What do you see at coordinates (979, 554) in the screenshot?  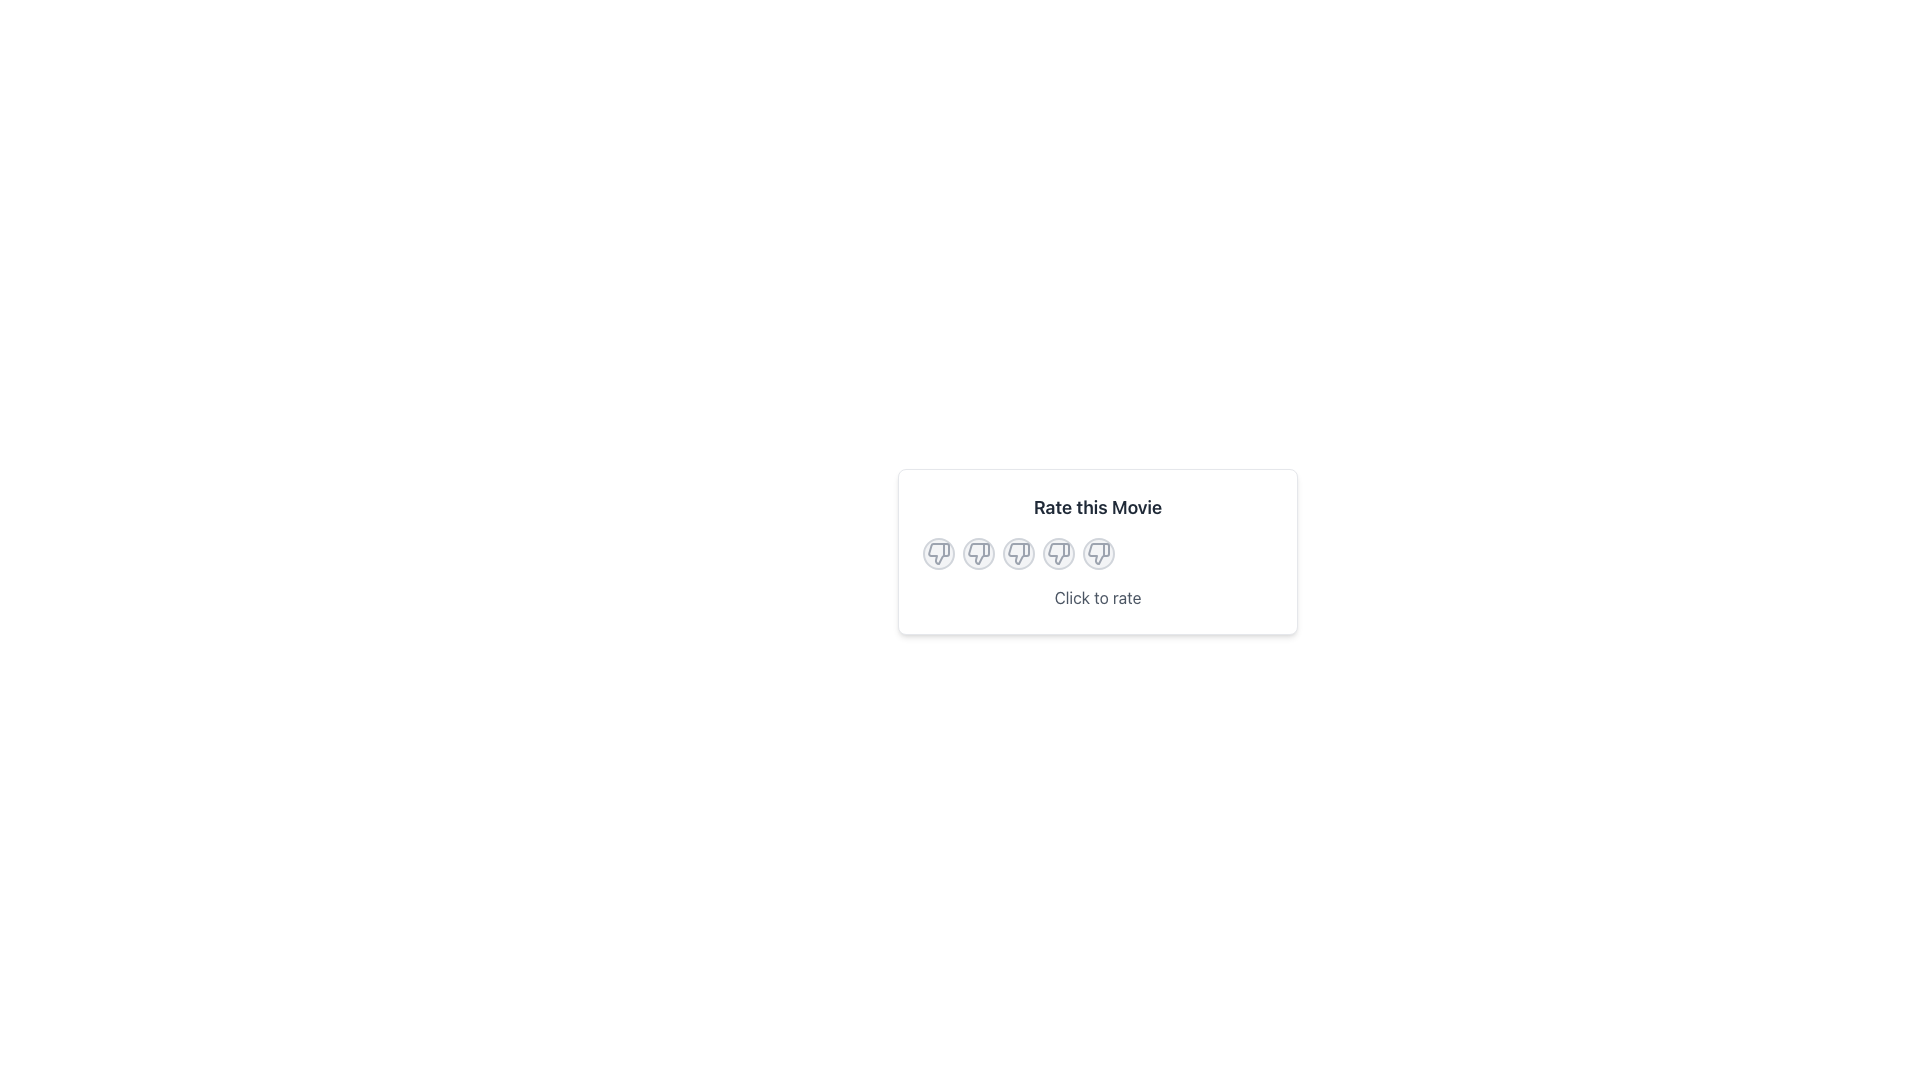 I see `the second circular rating button with a thumbs-down icon, located in the 'Rate this Movie' section` at bounding box center [979, 554].